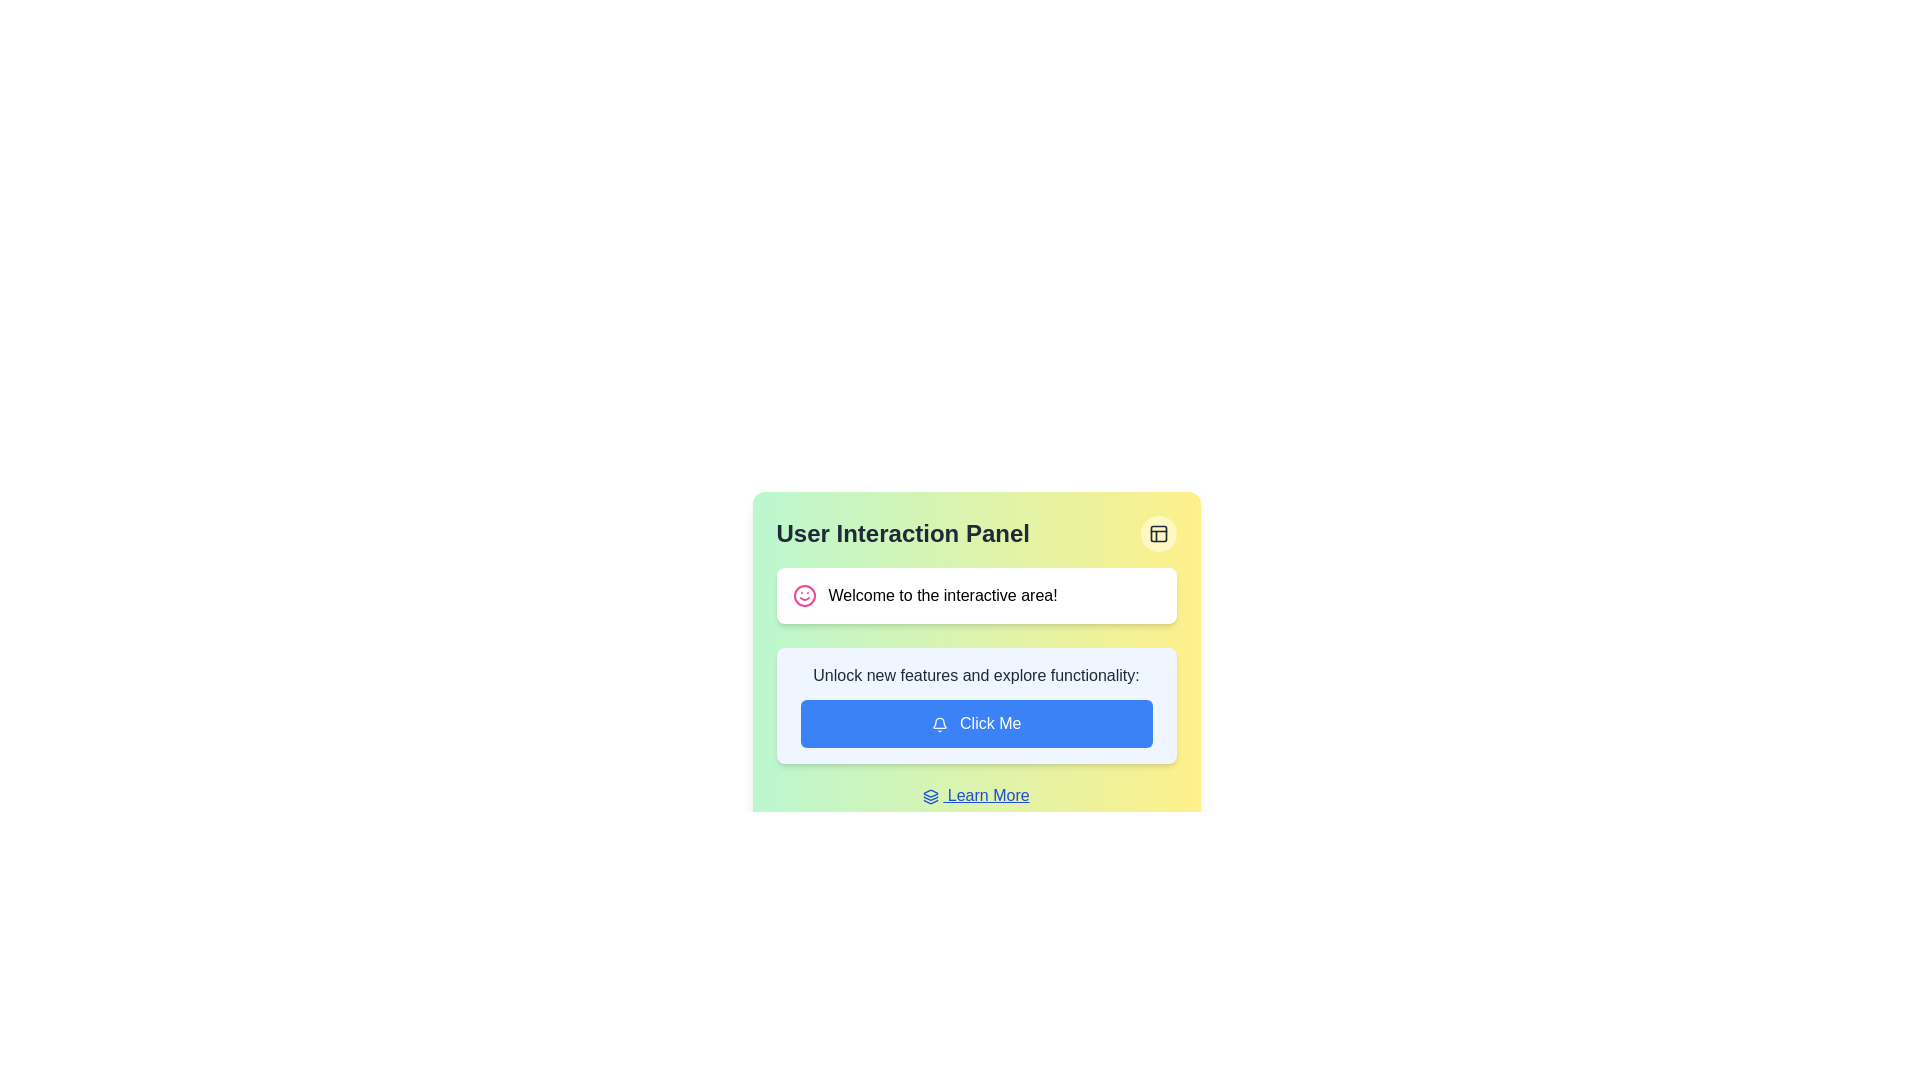 The image size is (1920, 1080). I want to click on the bell icon located on the left side of the blue 'Click Me' button in the user interaction panel, so click(938, 724).